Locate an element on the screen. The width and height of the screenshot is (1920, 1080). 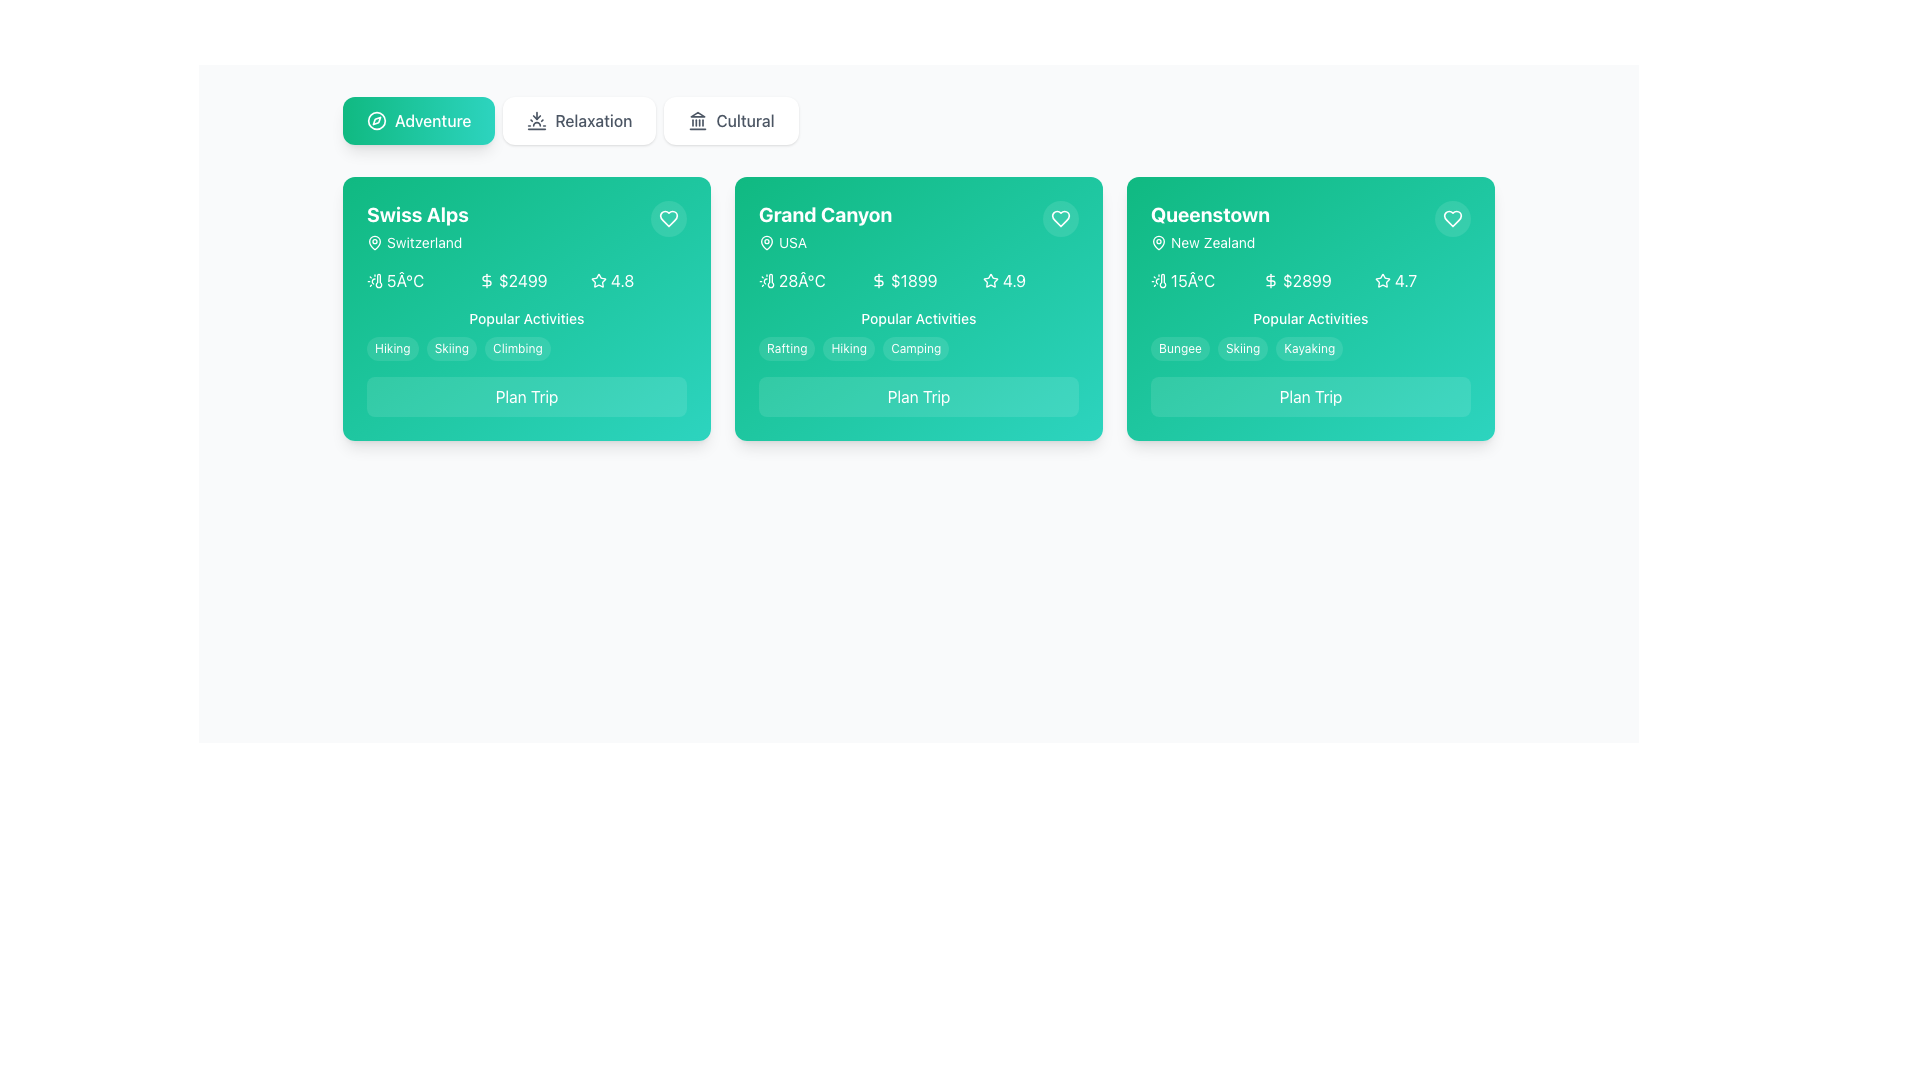
the 'Relaxation' button, which has a white background, a sunset icon on the left, and a gray font label centered next to it is located at coordinates (578, 120).